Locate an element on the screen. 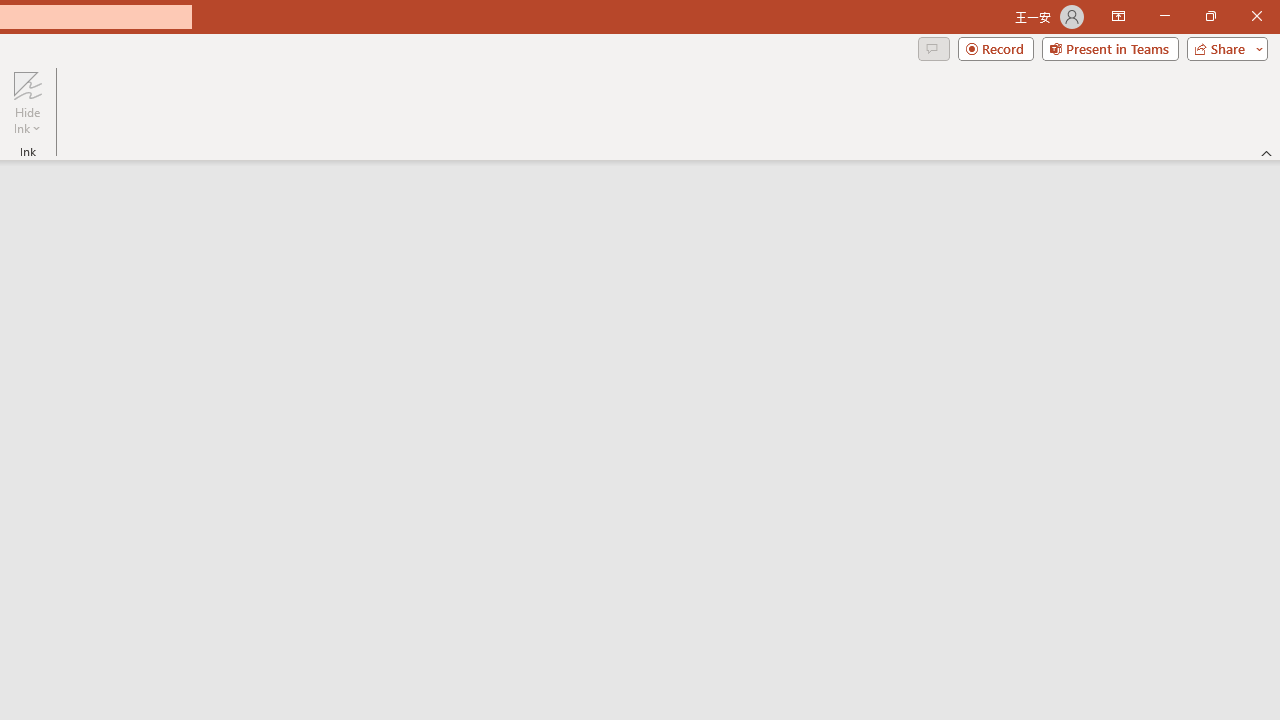 Image resolution: width=1280 pixels, height=720 pixels. 'Hide Ink' is located at coordinates (27, 84).